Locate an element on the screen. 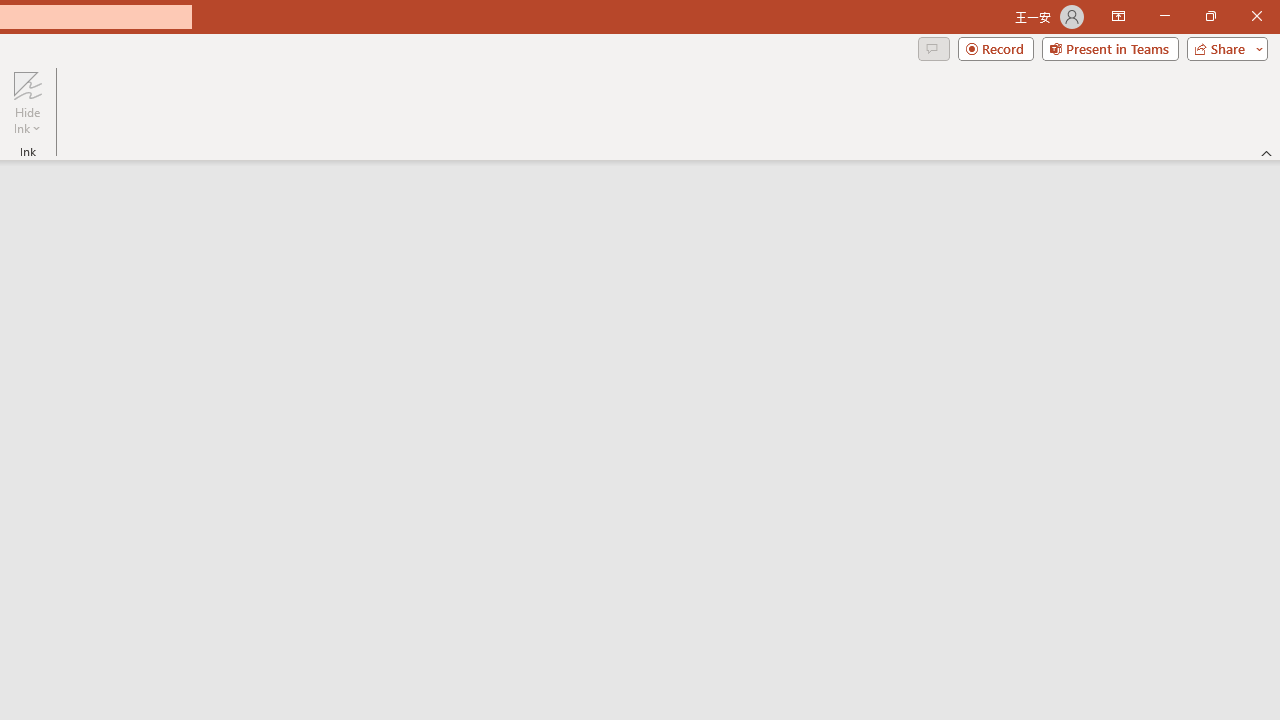 Image resolution: width=1280 pixels, height=720 pixels. 'Hide Ink' is located at coordinates (27, 84).